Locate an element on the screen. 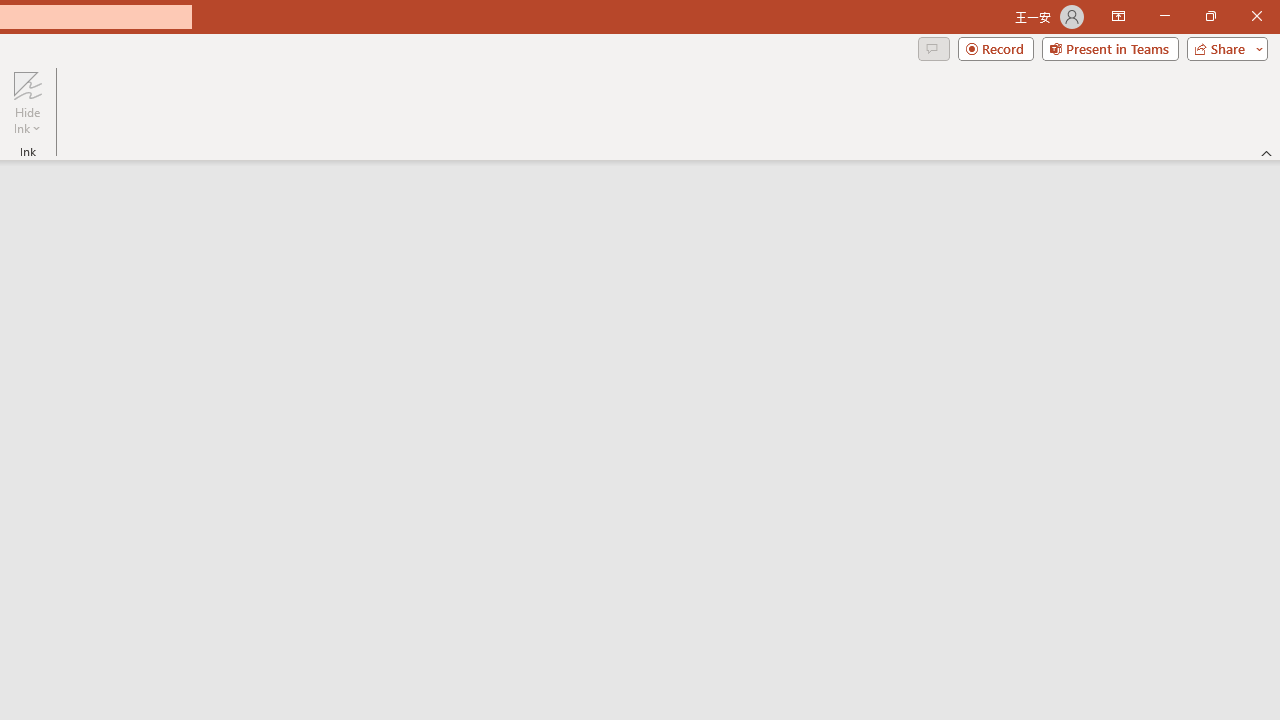 Image resolution: width=1280 pixels, height=720 pixels. 'Hide Ink' is located at coordinates (27, 84).